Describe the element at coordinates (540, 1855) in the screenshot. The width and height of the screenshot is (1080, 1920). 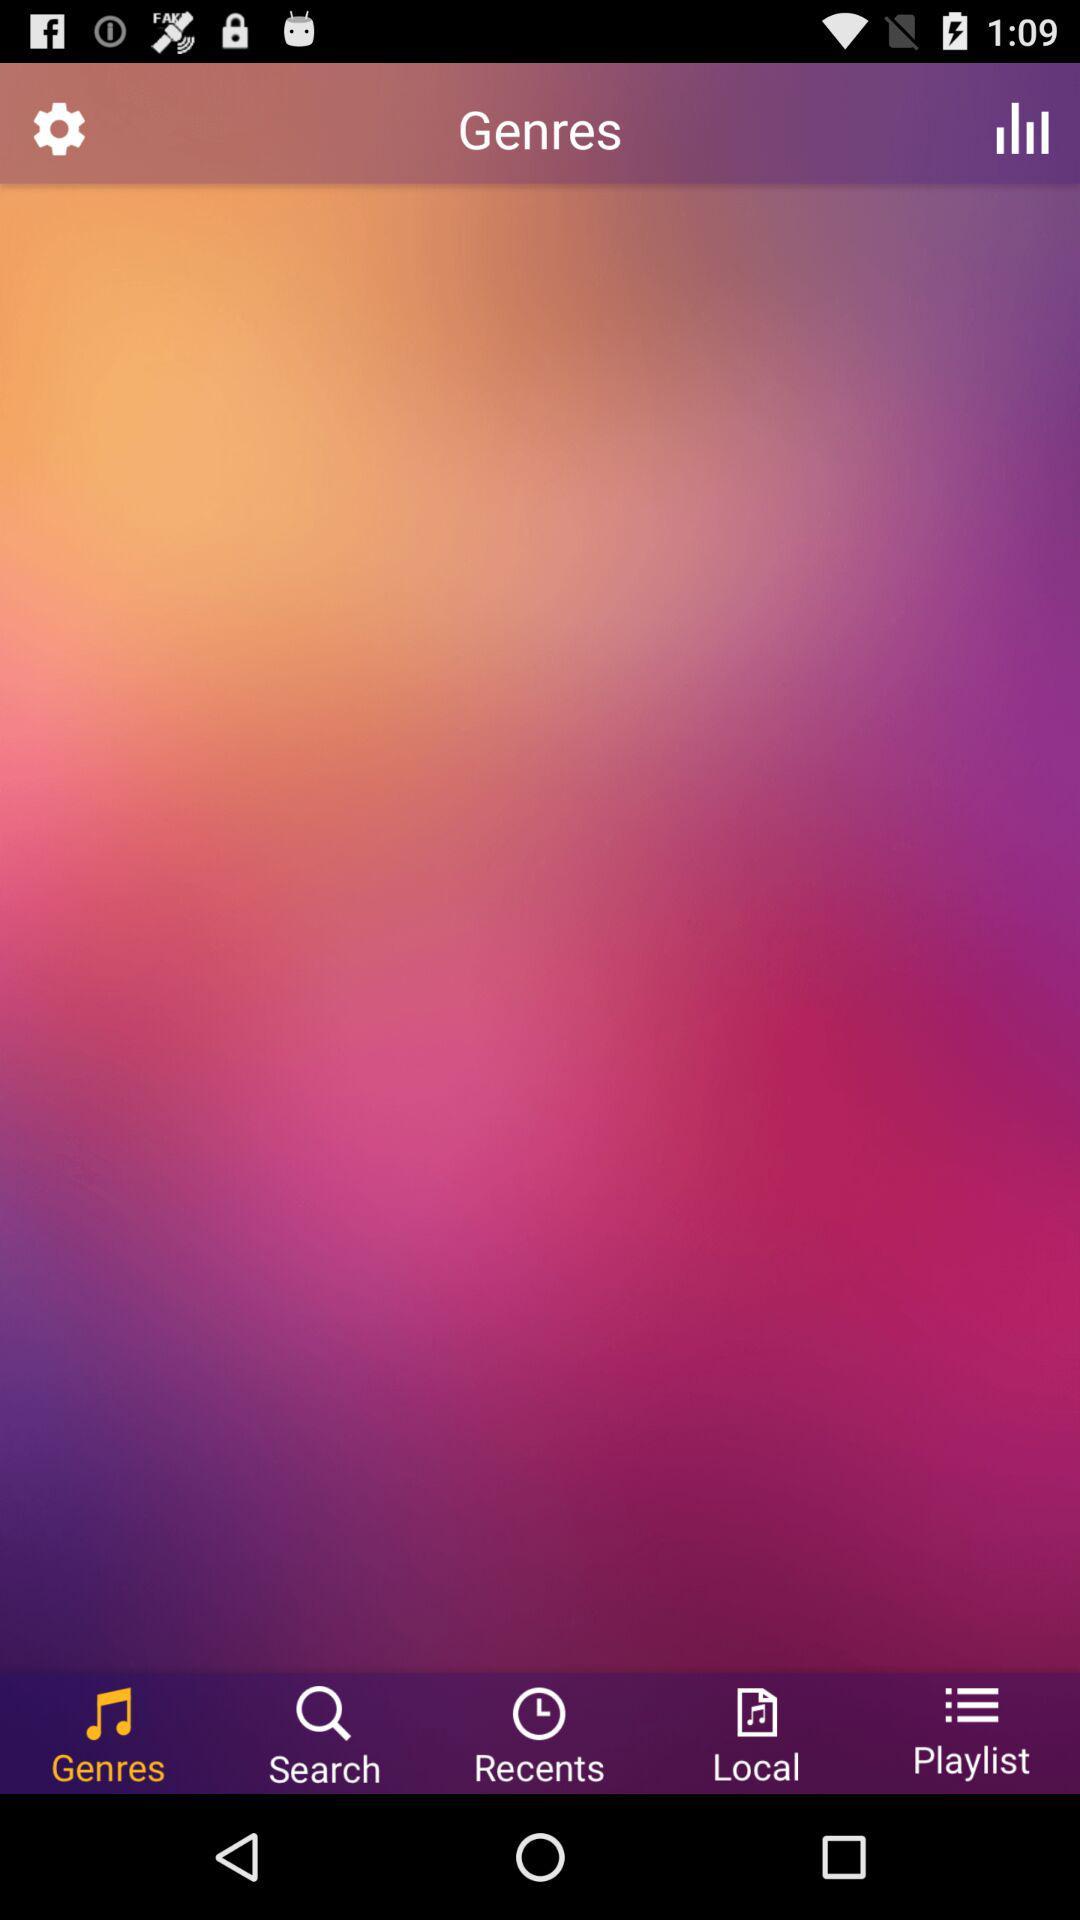
I see `the time icon` at that location.